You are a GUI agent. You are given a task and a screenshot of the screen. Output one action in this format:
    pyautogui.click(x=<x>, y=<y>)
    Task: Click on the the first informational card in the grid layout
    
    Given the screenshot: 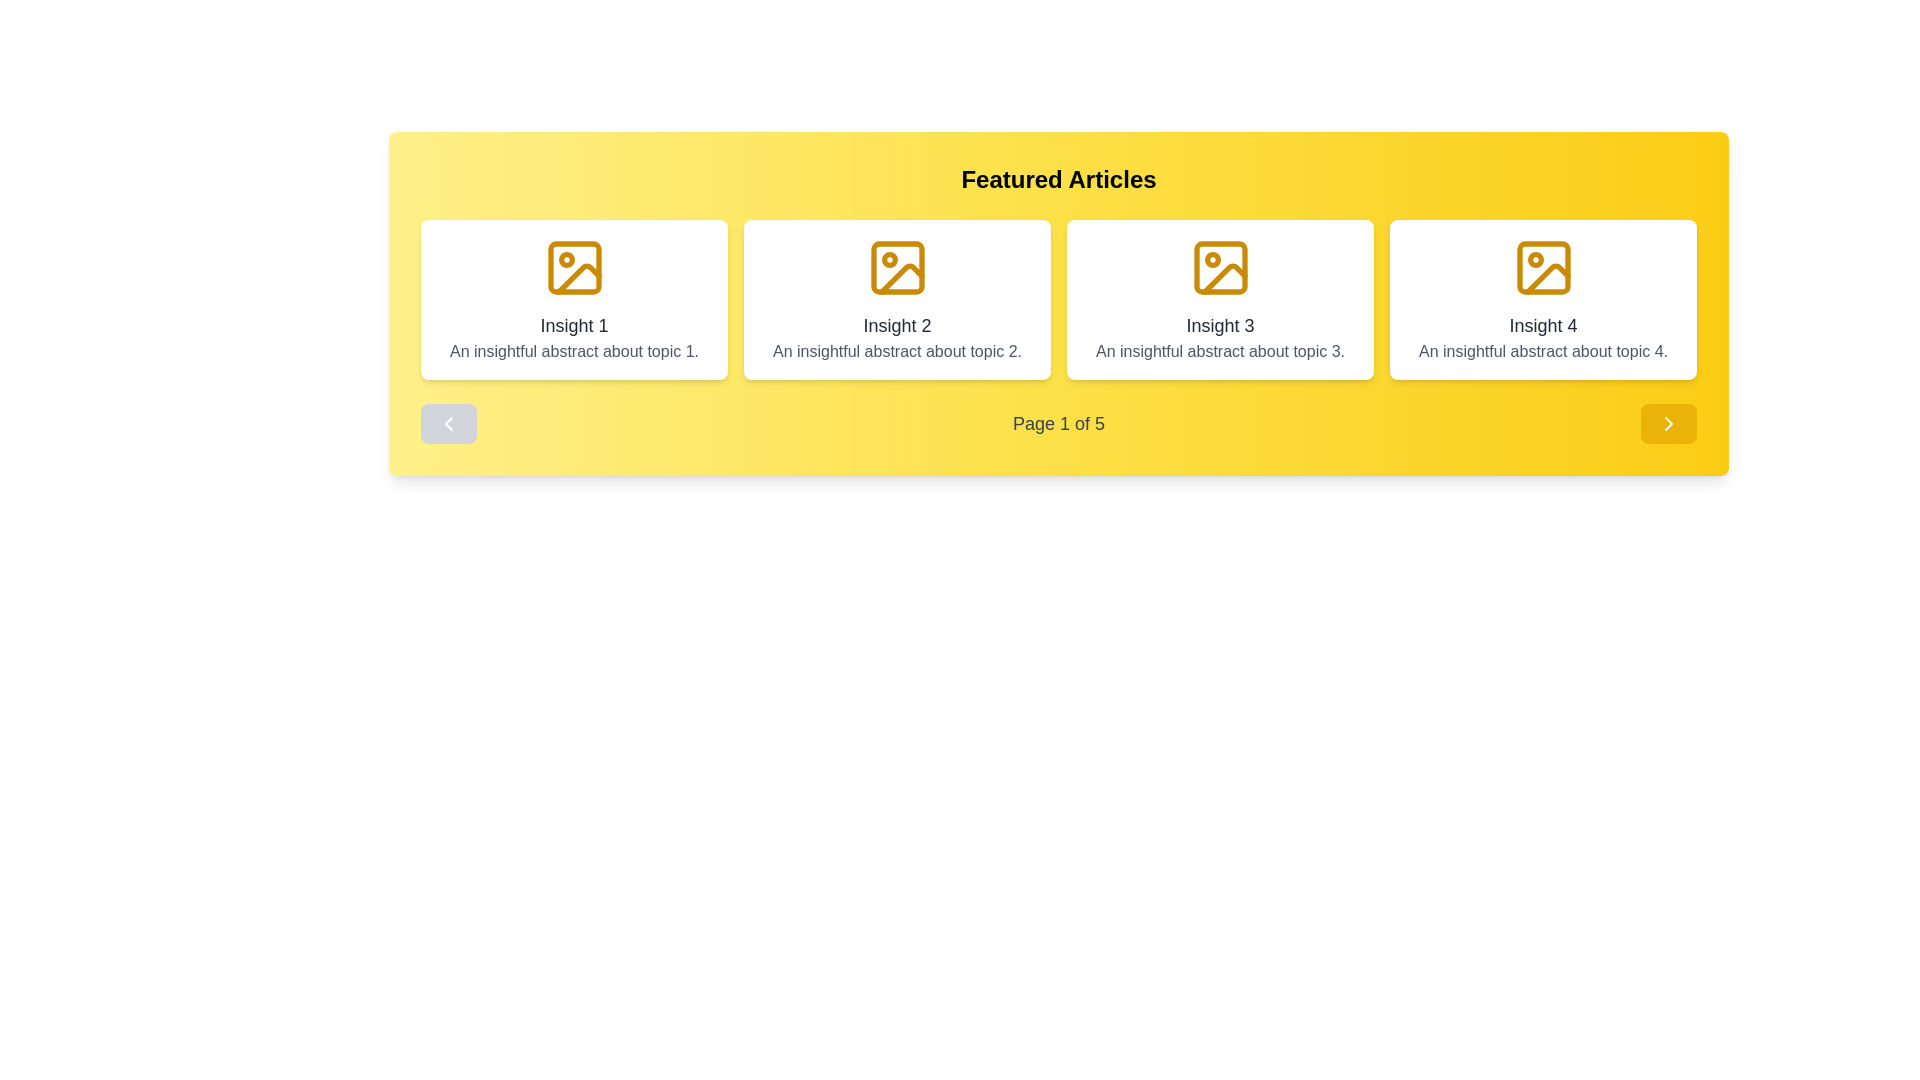 What is the action you would take?
    pyautogui.click(x=573, y=300)
    